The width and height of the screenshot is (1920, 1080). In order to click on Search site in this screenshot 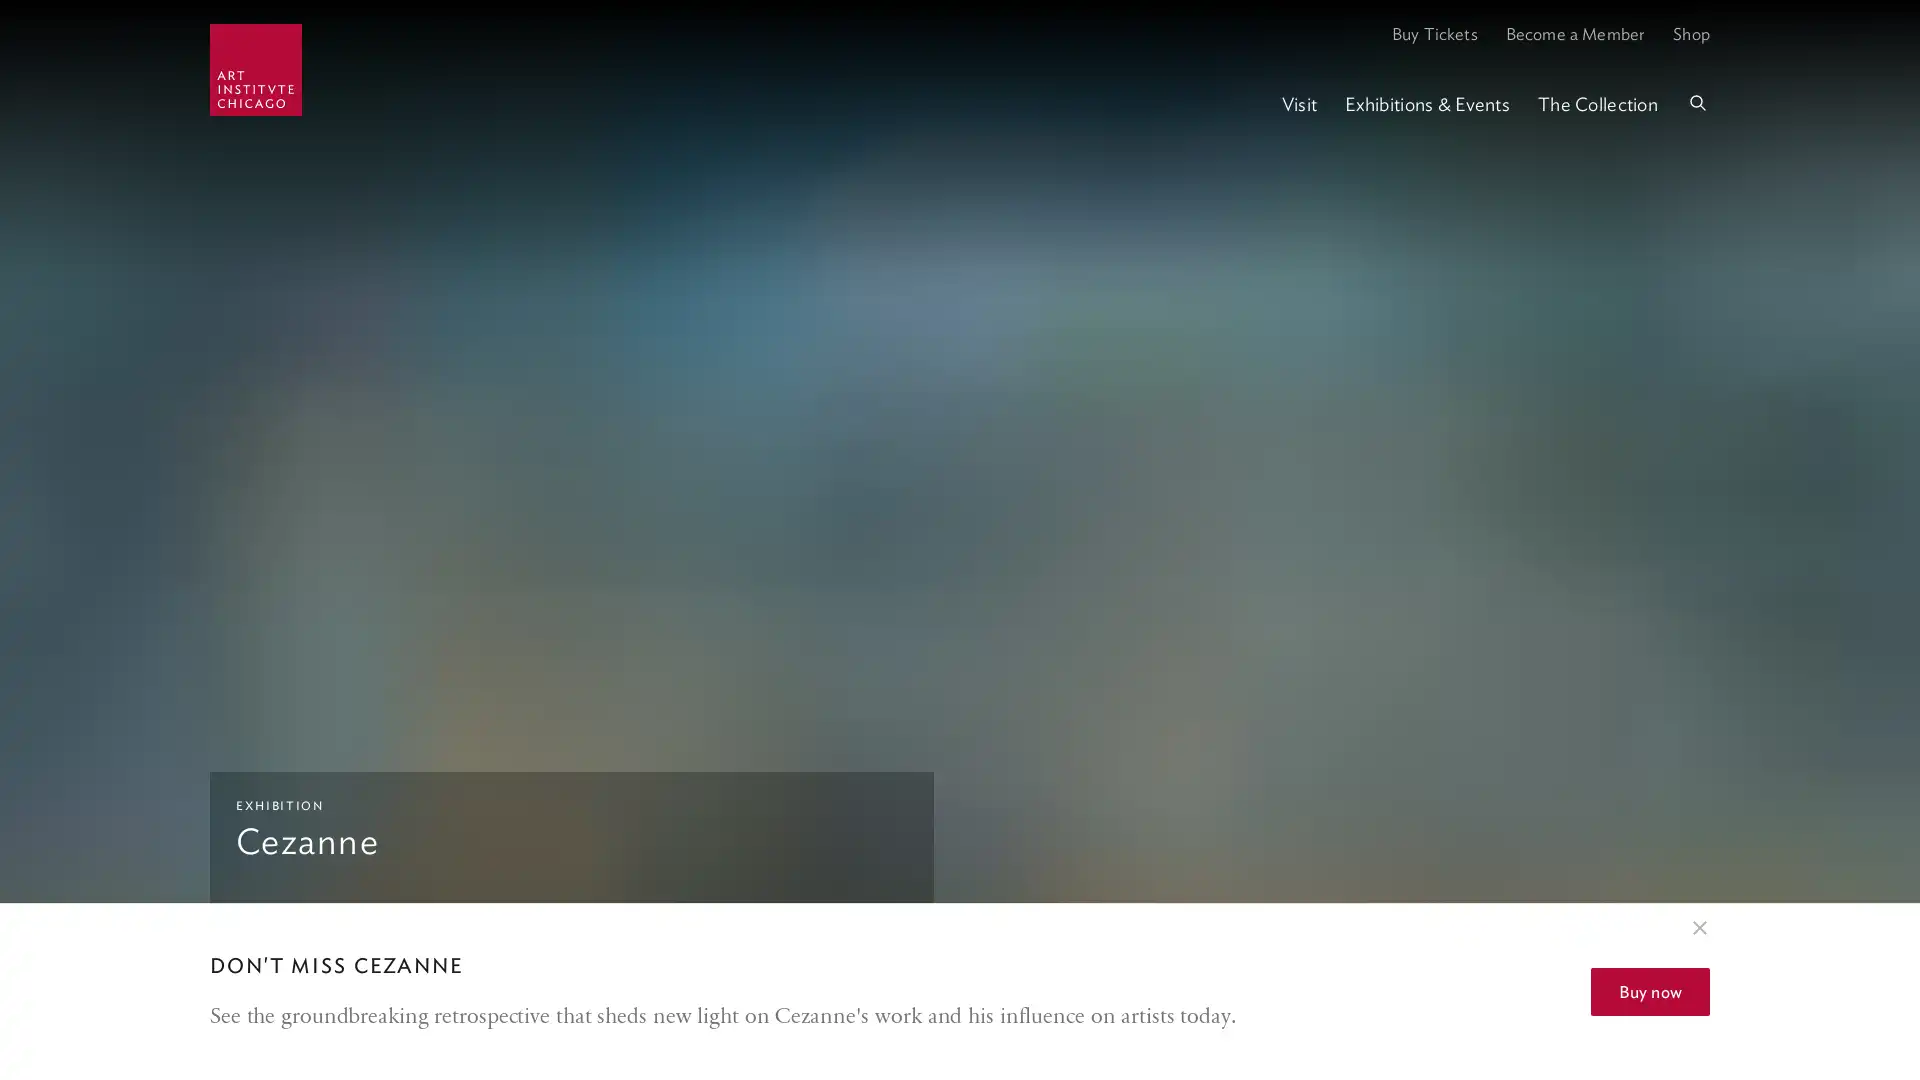, I will do `click(1697, 104)`.